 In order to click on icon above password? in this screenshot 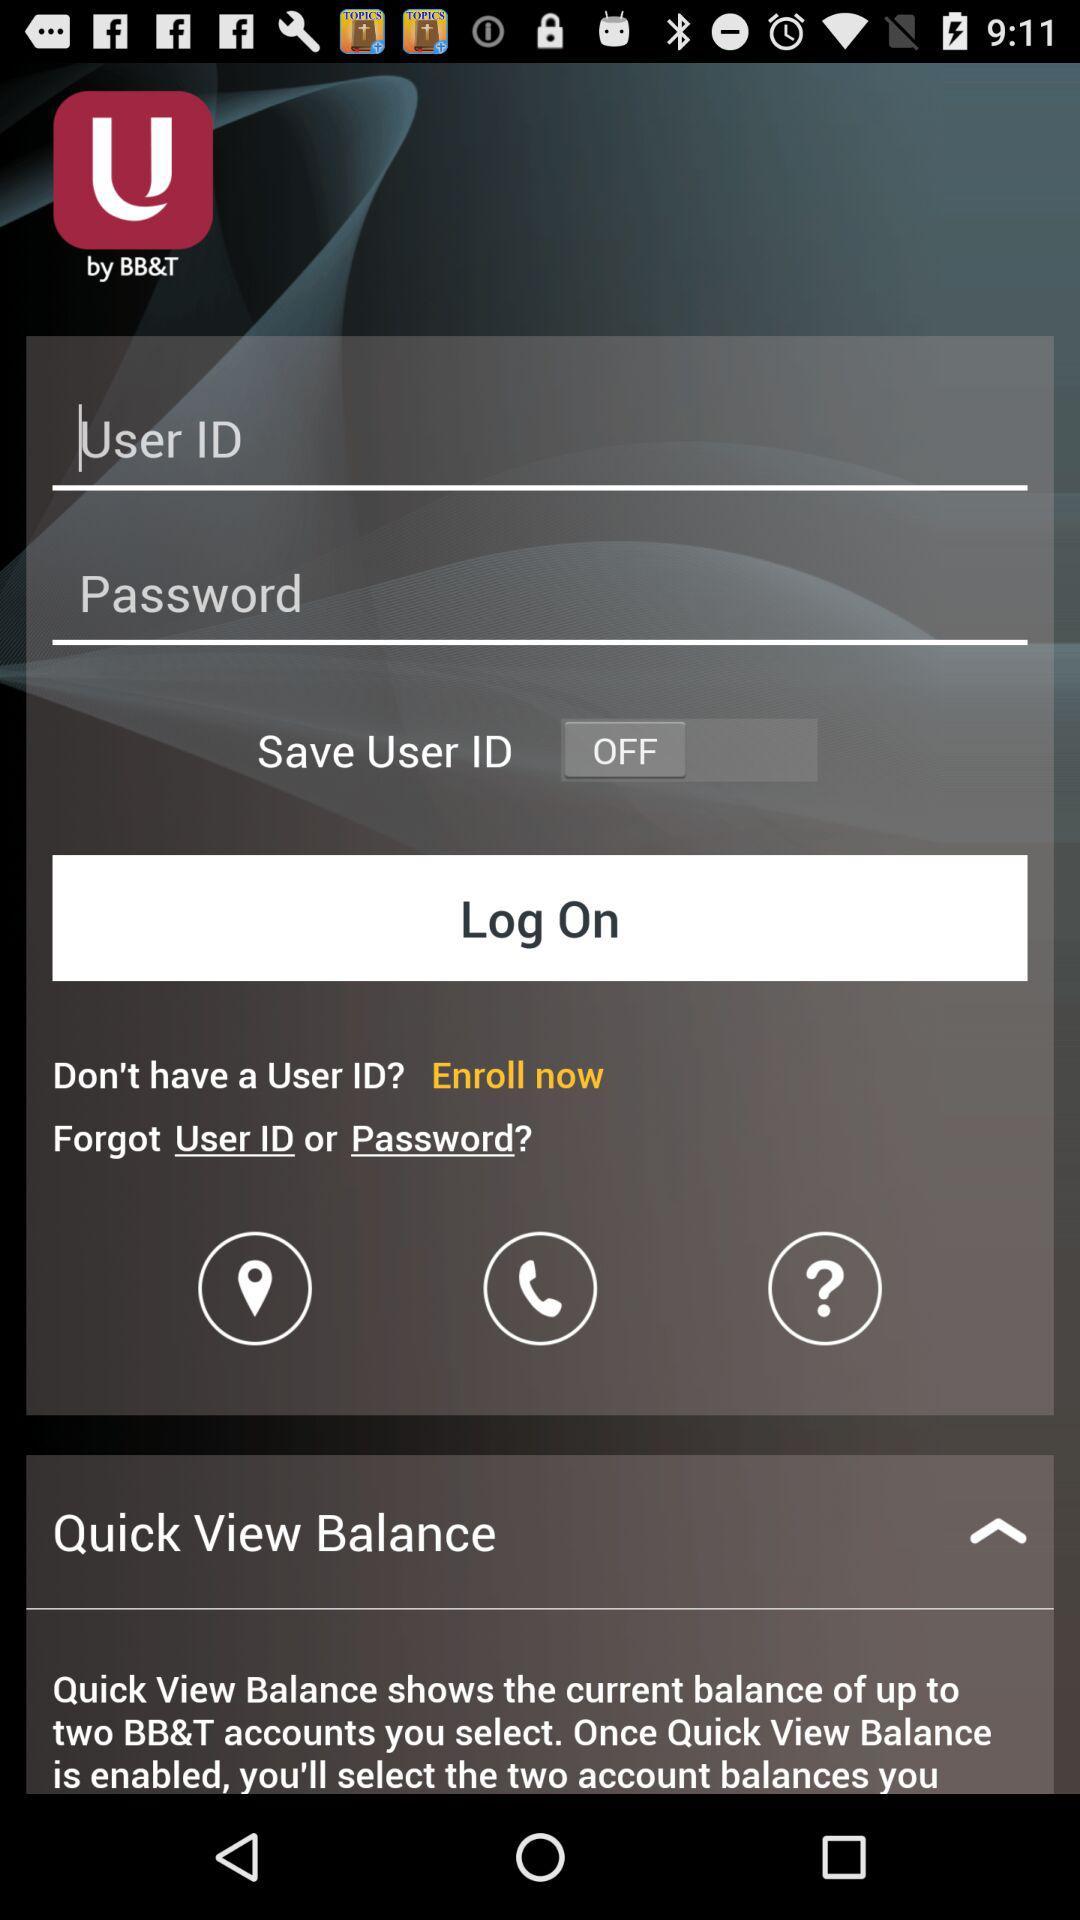, I will do `click(516, 1073)`.